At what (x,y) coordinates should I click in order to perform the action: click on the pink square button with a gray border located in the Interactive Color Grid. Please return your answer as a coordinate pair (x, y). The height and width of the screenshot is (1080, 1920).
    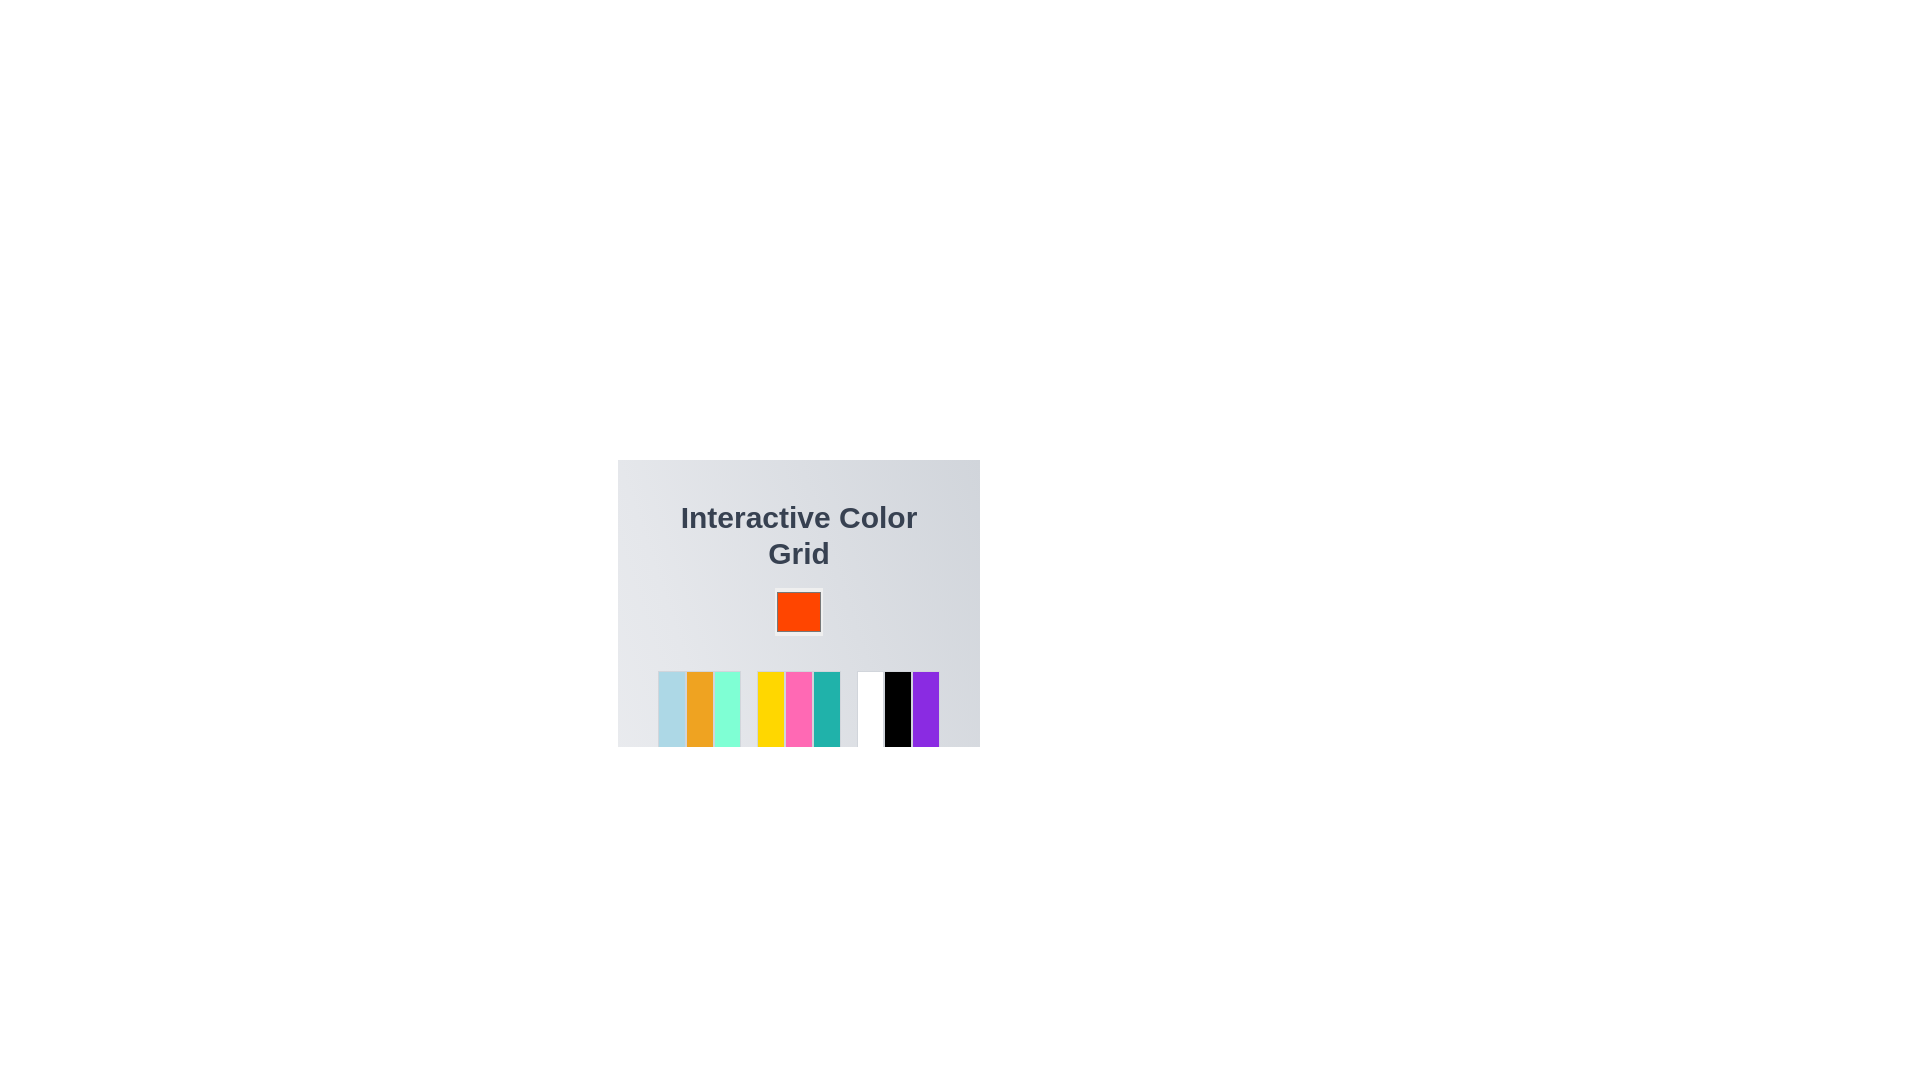
    Looking at the image, I should click on (797, 709).